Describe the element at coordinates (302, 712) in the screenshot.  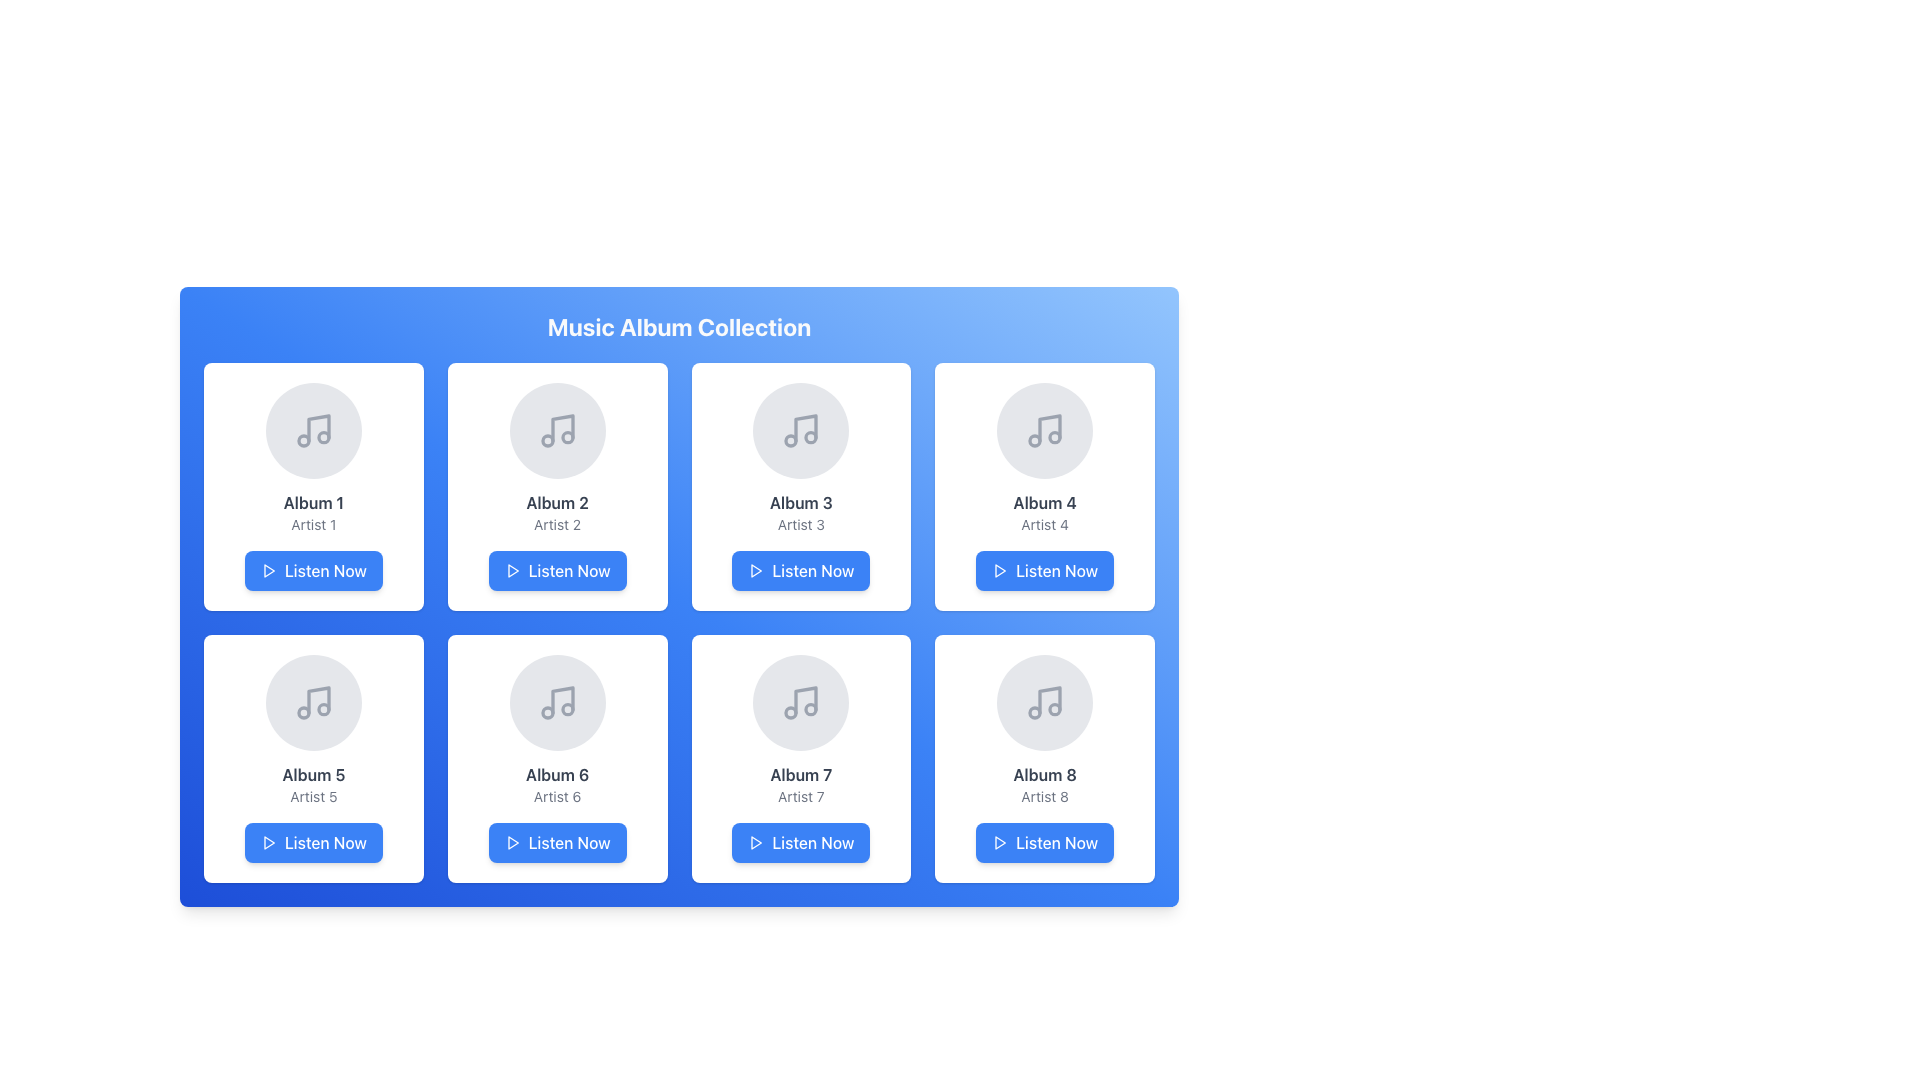
I see `the second circular component of the music icon, which is a minimalistic circular shape representing a music note` at that location.